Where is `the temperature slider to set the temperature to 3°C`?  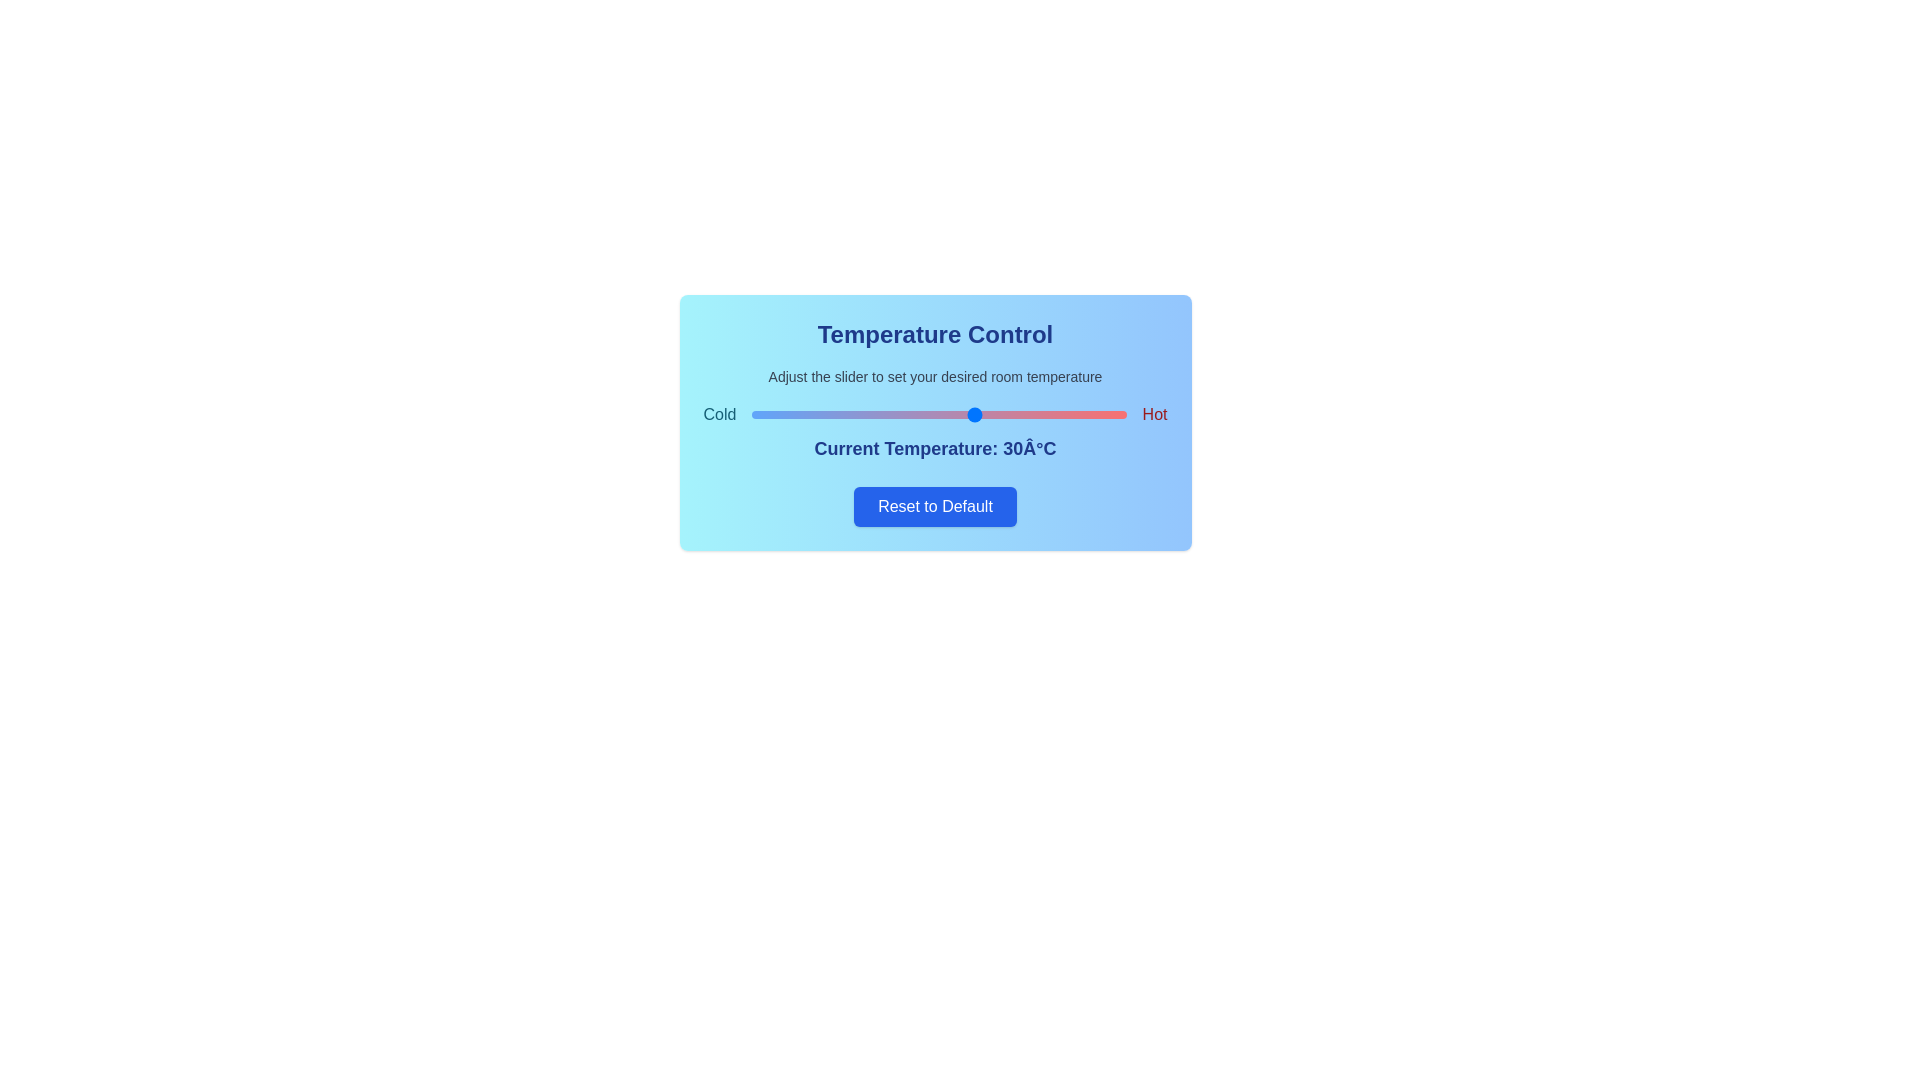
the temperature slider to set the temperature to 3°C is located at coordinates (773, 414).